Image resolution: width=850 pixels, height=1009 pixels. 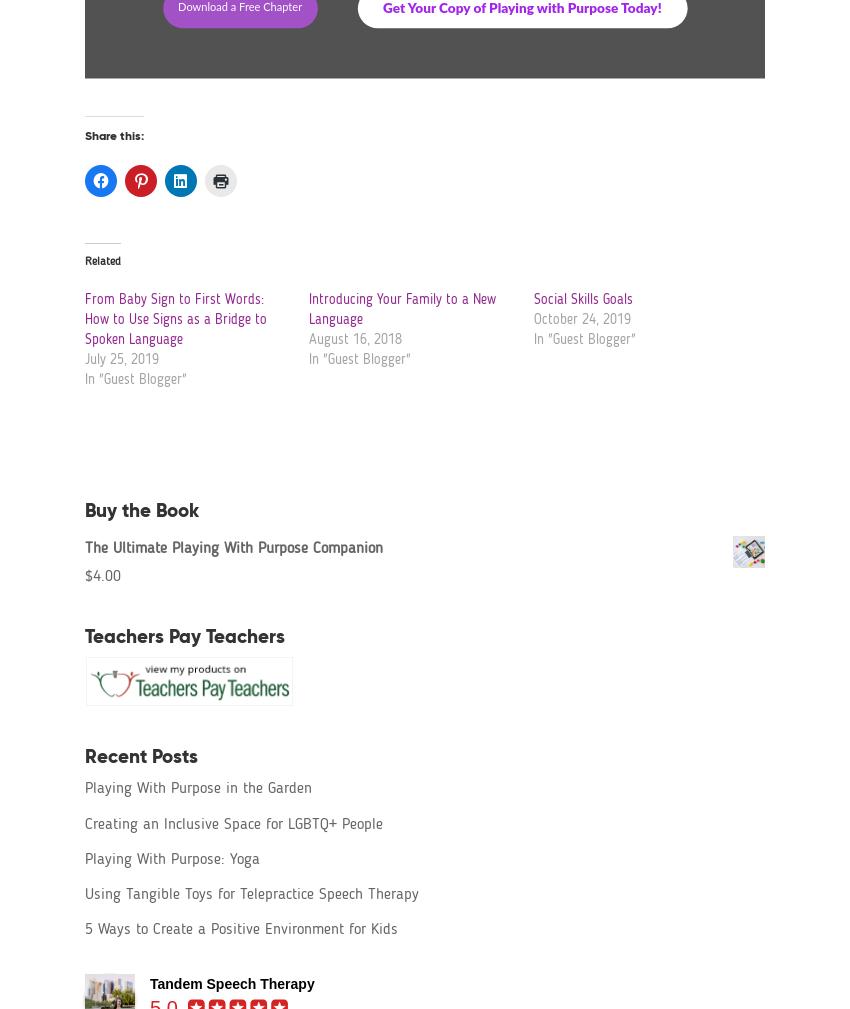 What do you see at coordinates (87, 576) in the screenshot?
I see `'$'` at bounding box center [87, 576].